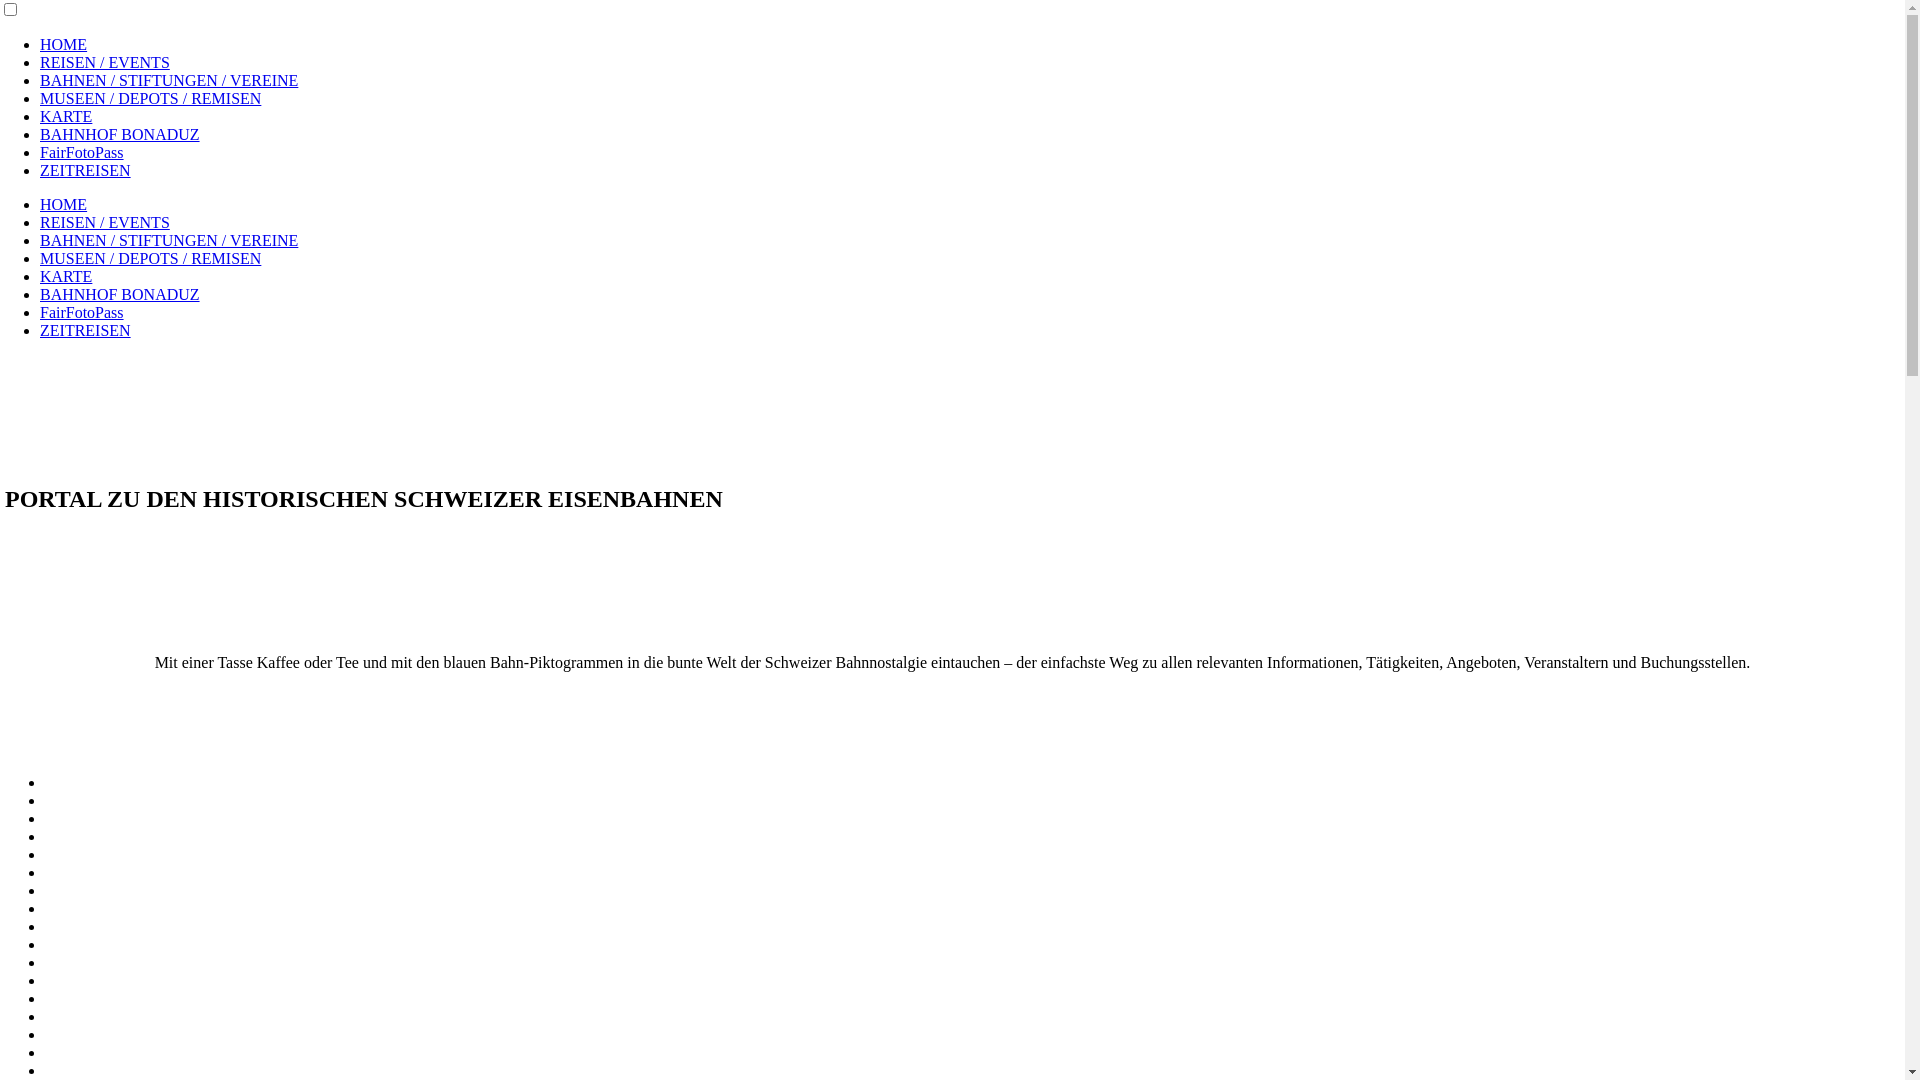 The width and height of the screenshot is (1920, 1080). What do you see at coordinates (80, 151) in the screenshot?
I see `'FairFotoPass'` at bounding box center [80, 151].